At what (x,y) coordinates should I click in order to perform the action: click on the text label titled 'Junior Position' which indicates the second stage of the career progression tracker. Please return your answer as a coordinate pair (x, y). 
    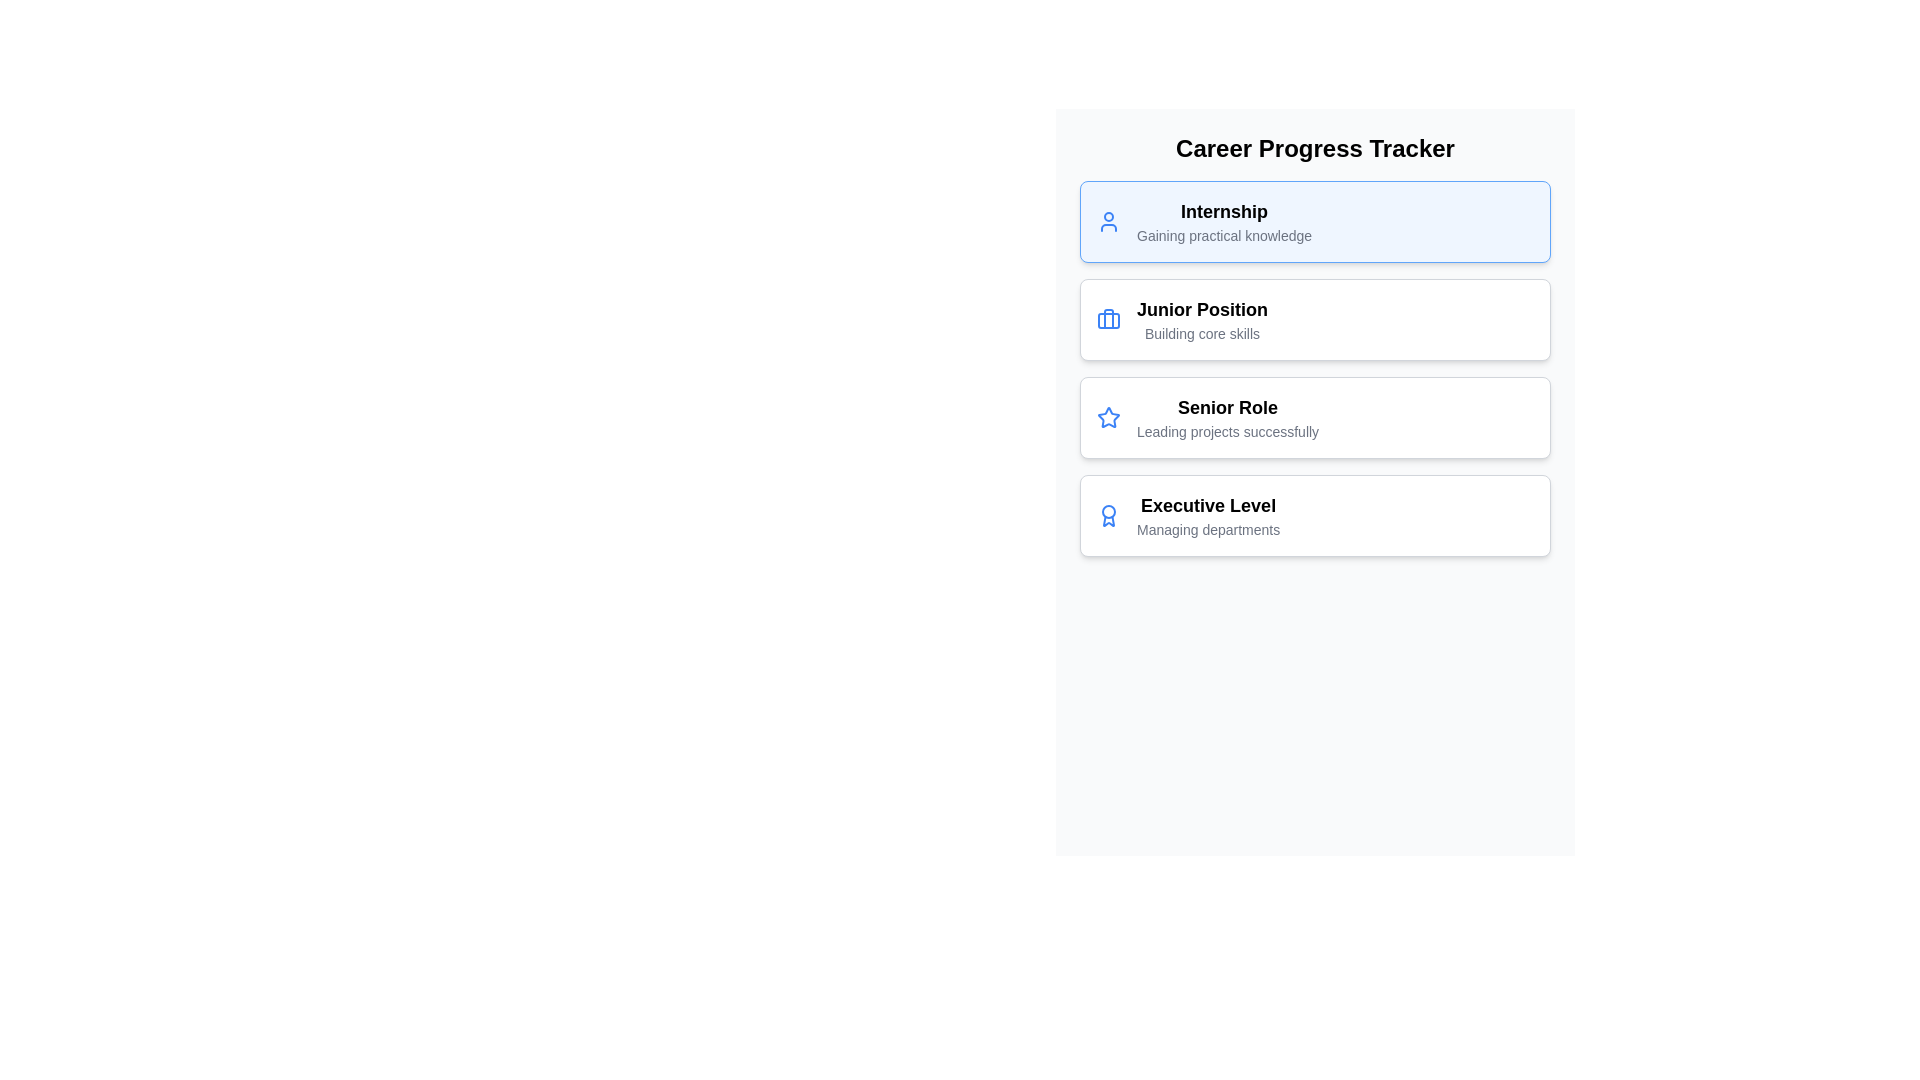
    Looking at the image, I should click on (1201, 309).